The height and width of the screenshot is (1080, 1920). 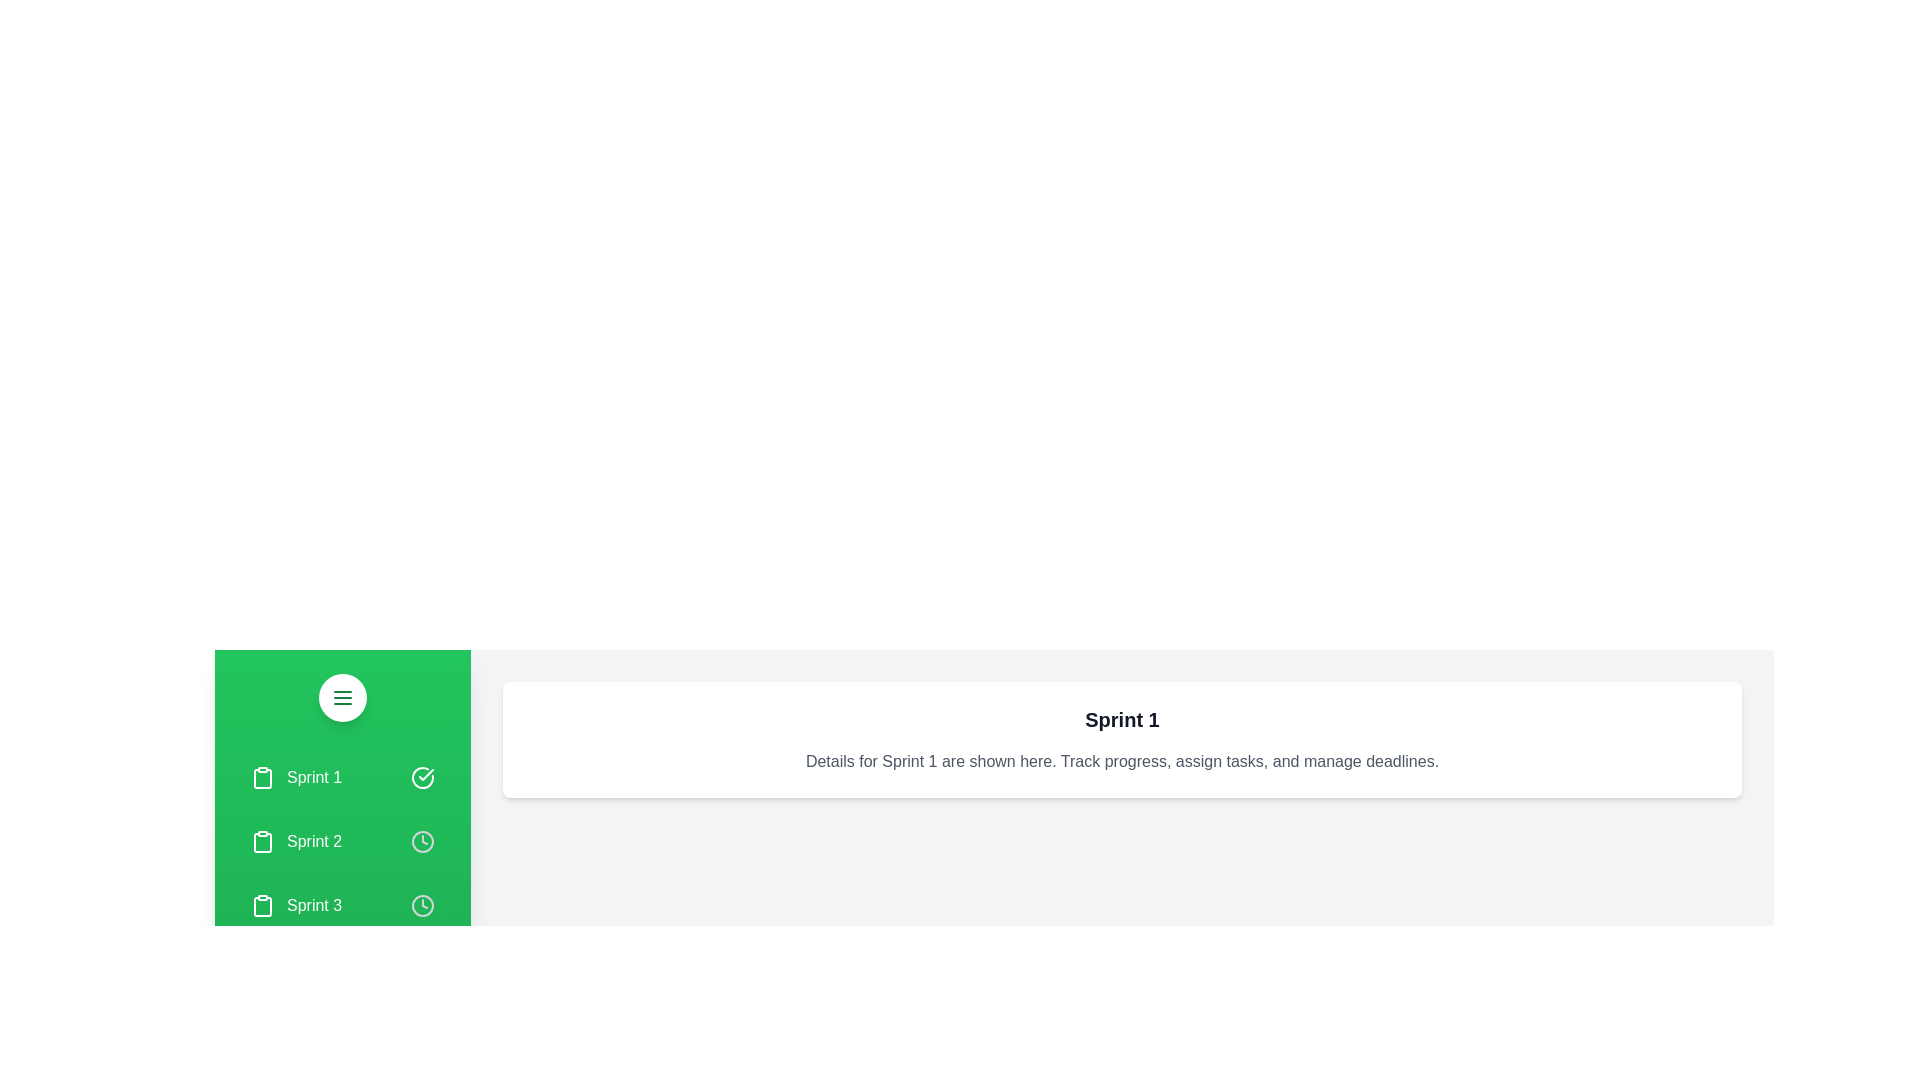 What do you see at coordinates (342, 777) in the screenshot?
I see `the sprint named Sprint 1 from the list` at bounding box center [342, 777].